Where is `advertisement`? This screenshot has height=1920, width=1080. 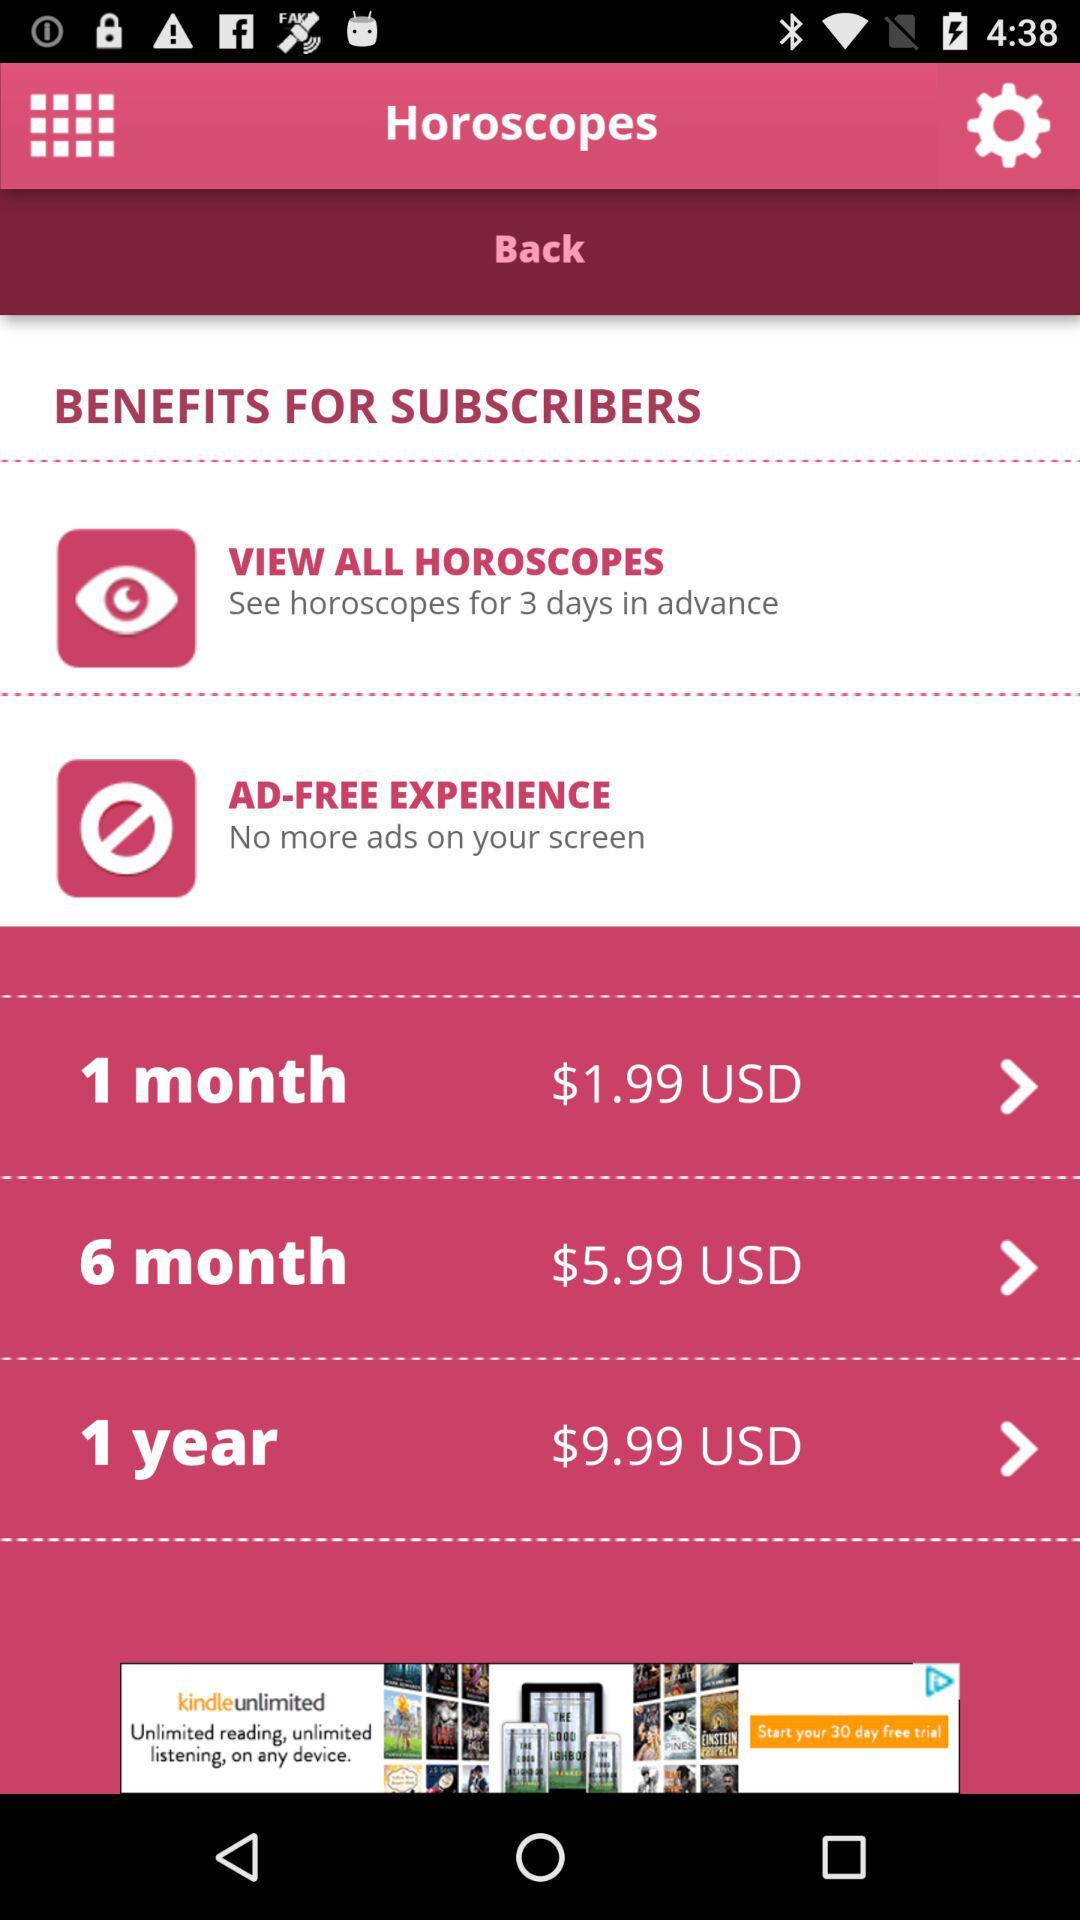
advertisement is located at coordinates (540, 1727).